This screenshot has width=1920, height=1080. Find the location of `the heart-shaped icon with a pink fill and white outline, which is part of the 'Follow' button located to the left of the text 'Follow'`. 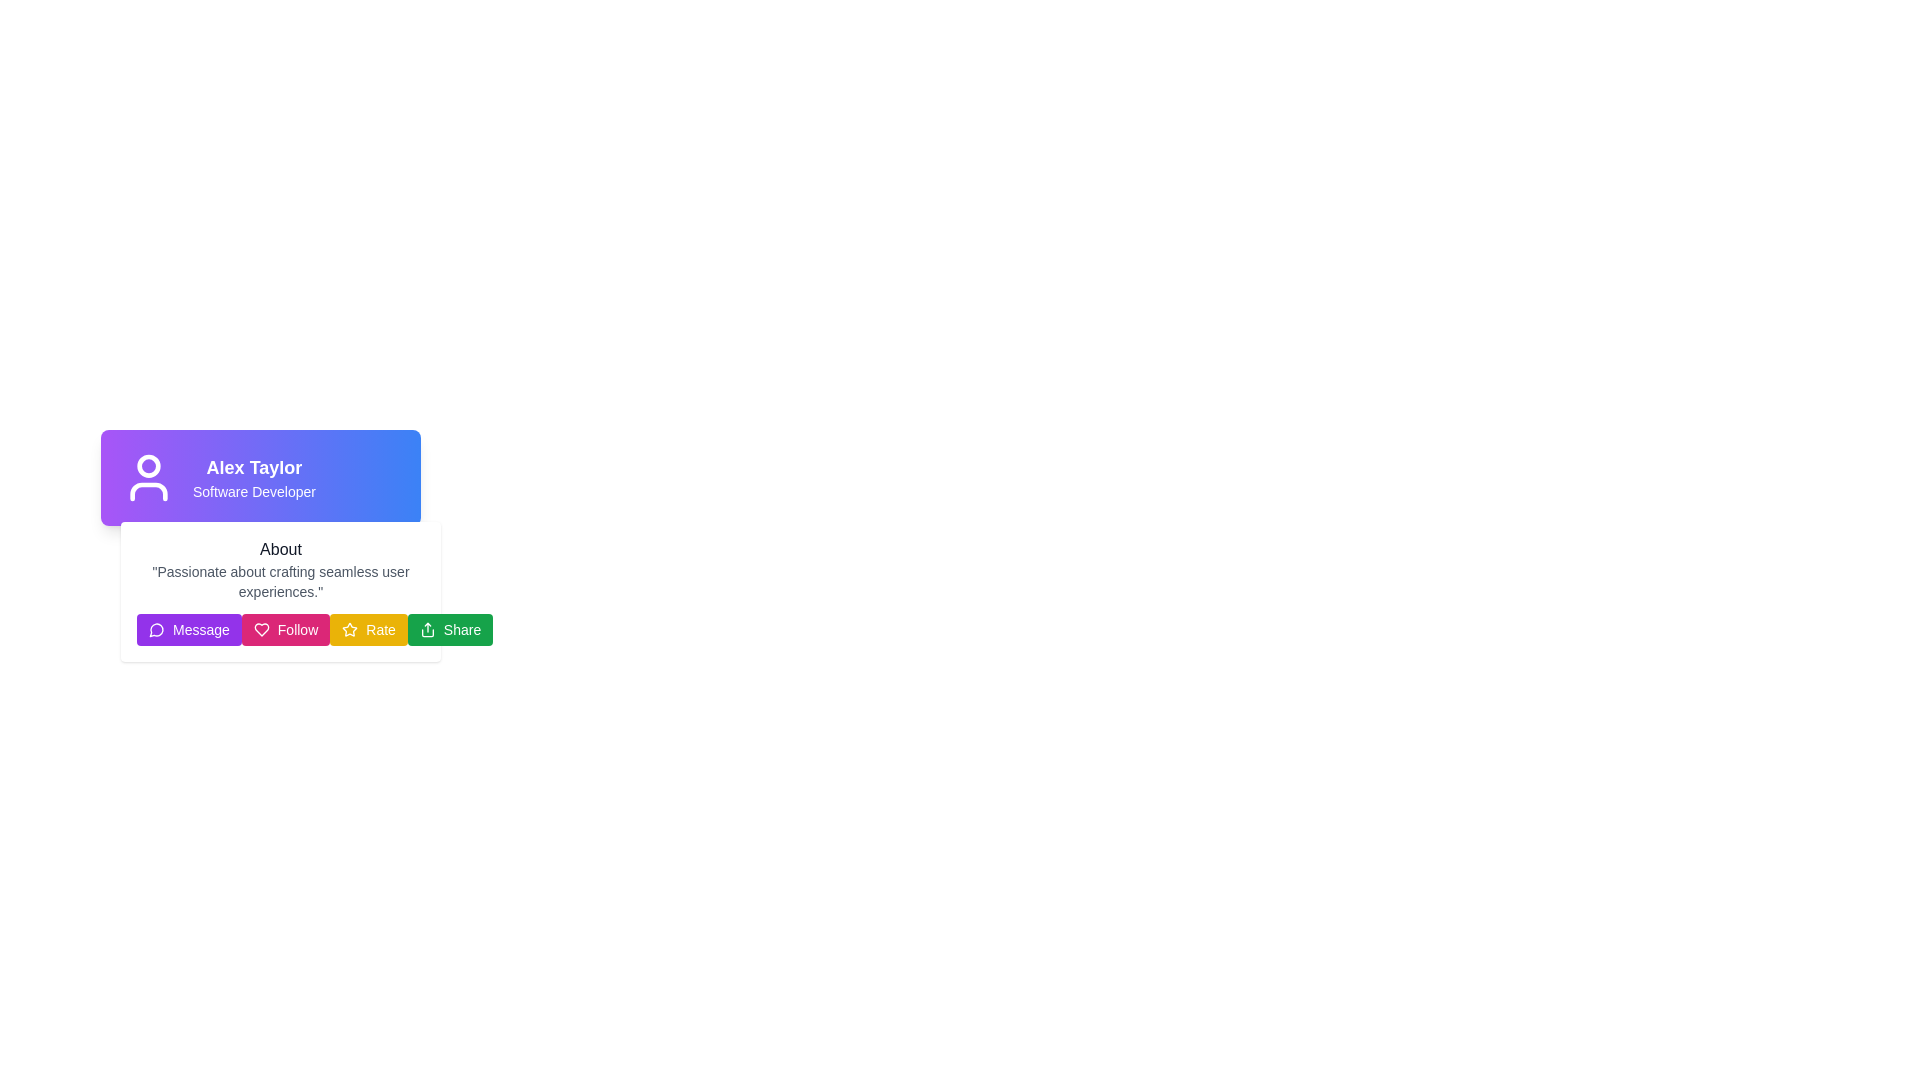

the heart-shaped icon with a pink fill and white outline, which is part of the 'Follow' button located to the left of the text 'Follow' is located at coordinates (260, 628).